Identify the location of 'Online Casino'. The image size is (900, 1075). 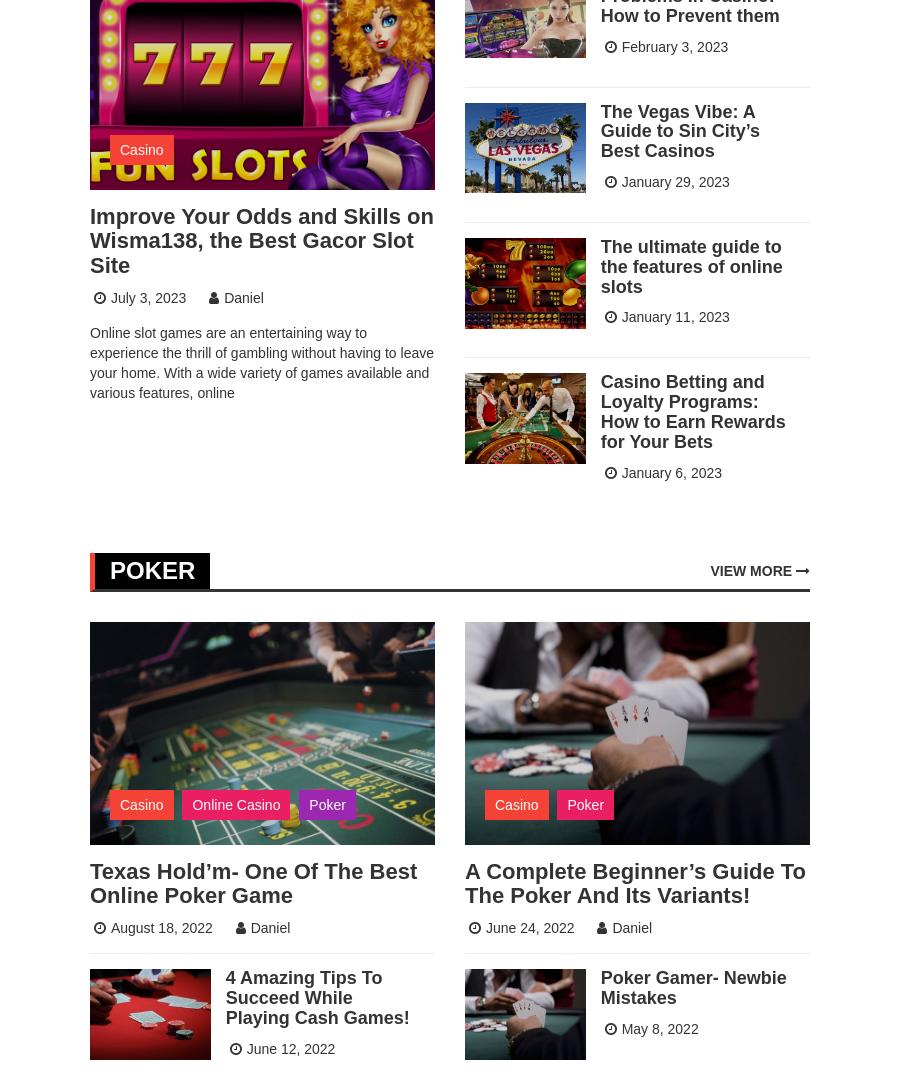
(234, 802).